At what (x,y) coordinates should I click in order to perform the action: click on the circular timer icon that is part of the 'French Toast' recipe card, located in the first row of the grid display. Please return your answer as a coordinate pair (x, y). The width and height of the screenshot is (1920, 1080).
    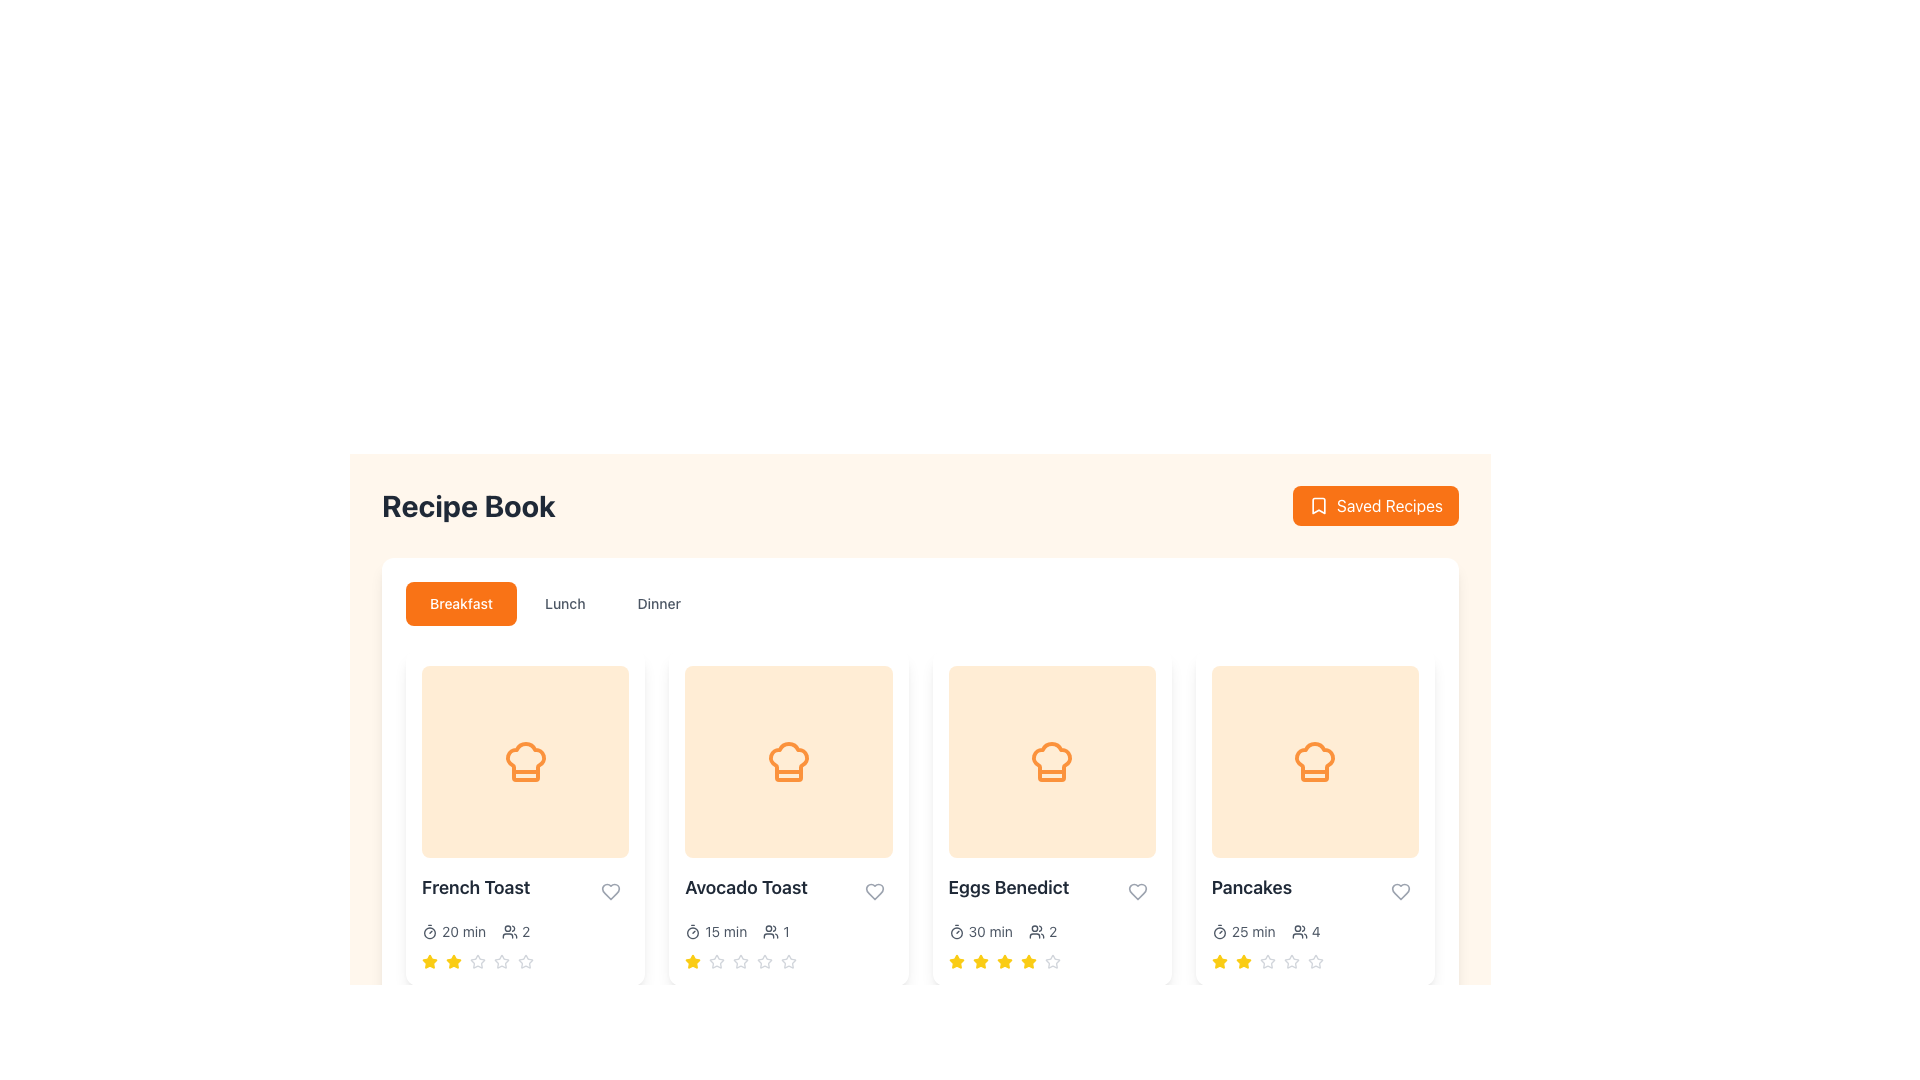
    Looking at the image, I should click on (429, 933).